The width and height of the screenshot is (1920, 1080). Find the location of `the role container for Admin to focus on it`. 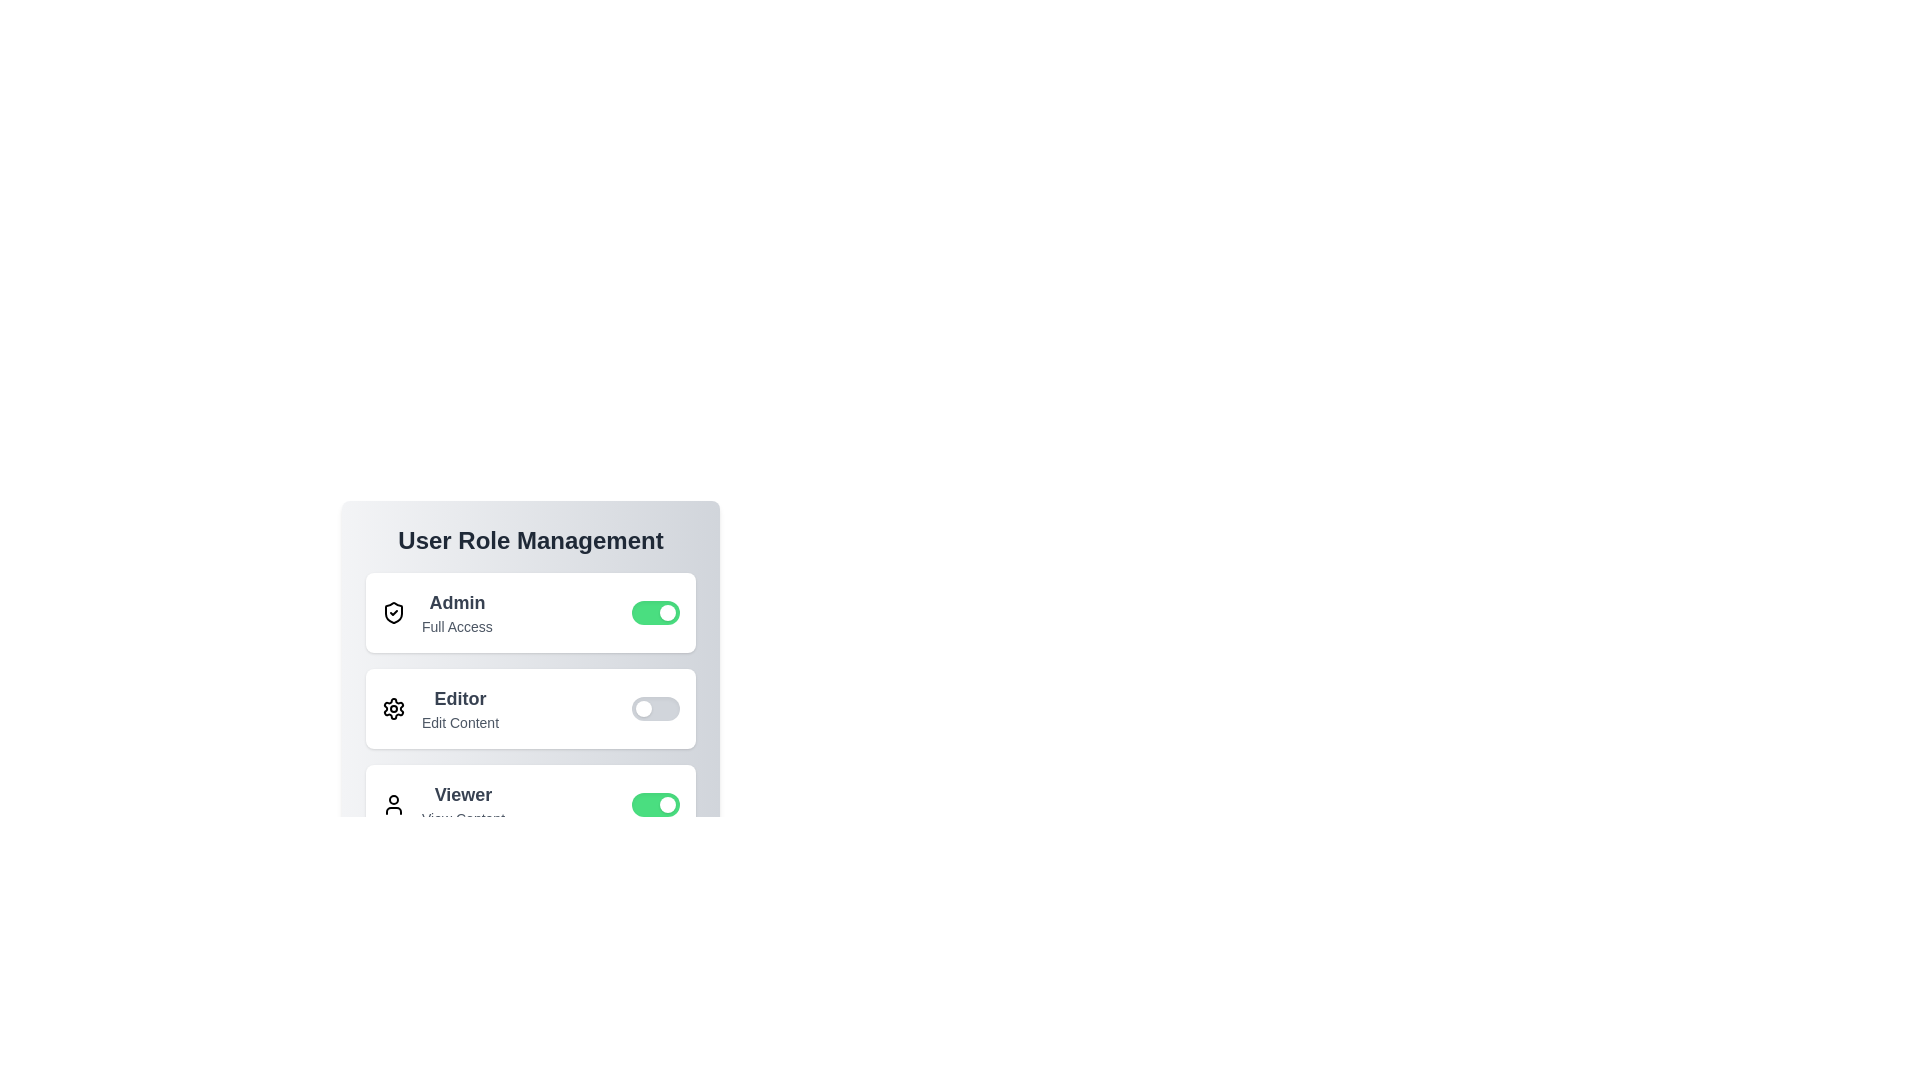

the role container for Admin to focus on it is located at coordinates (531, 612).